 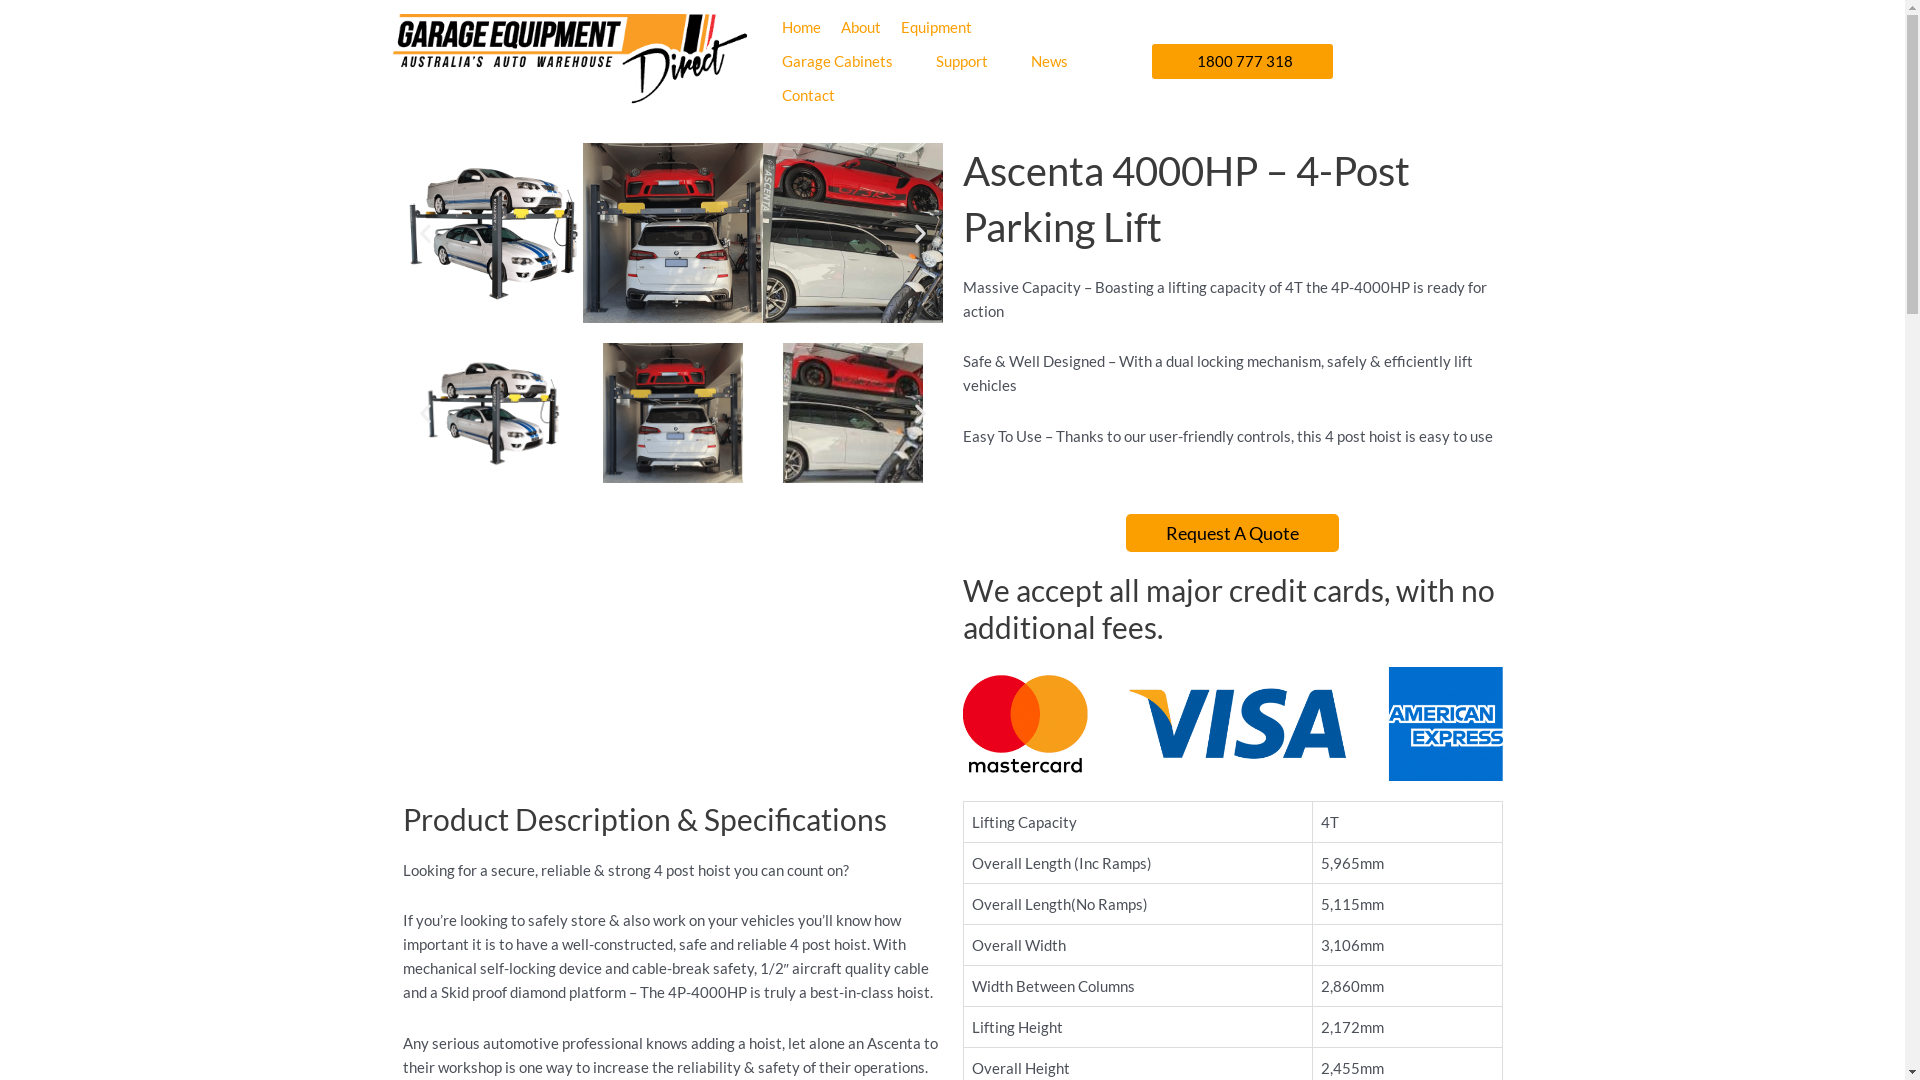 What do you see at coordinates (1231, 531) in the screenshot?
I see `'Request A Quote'` at bounding box center [1231, 531].